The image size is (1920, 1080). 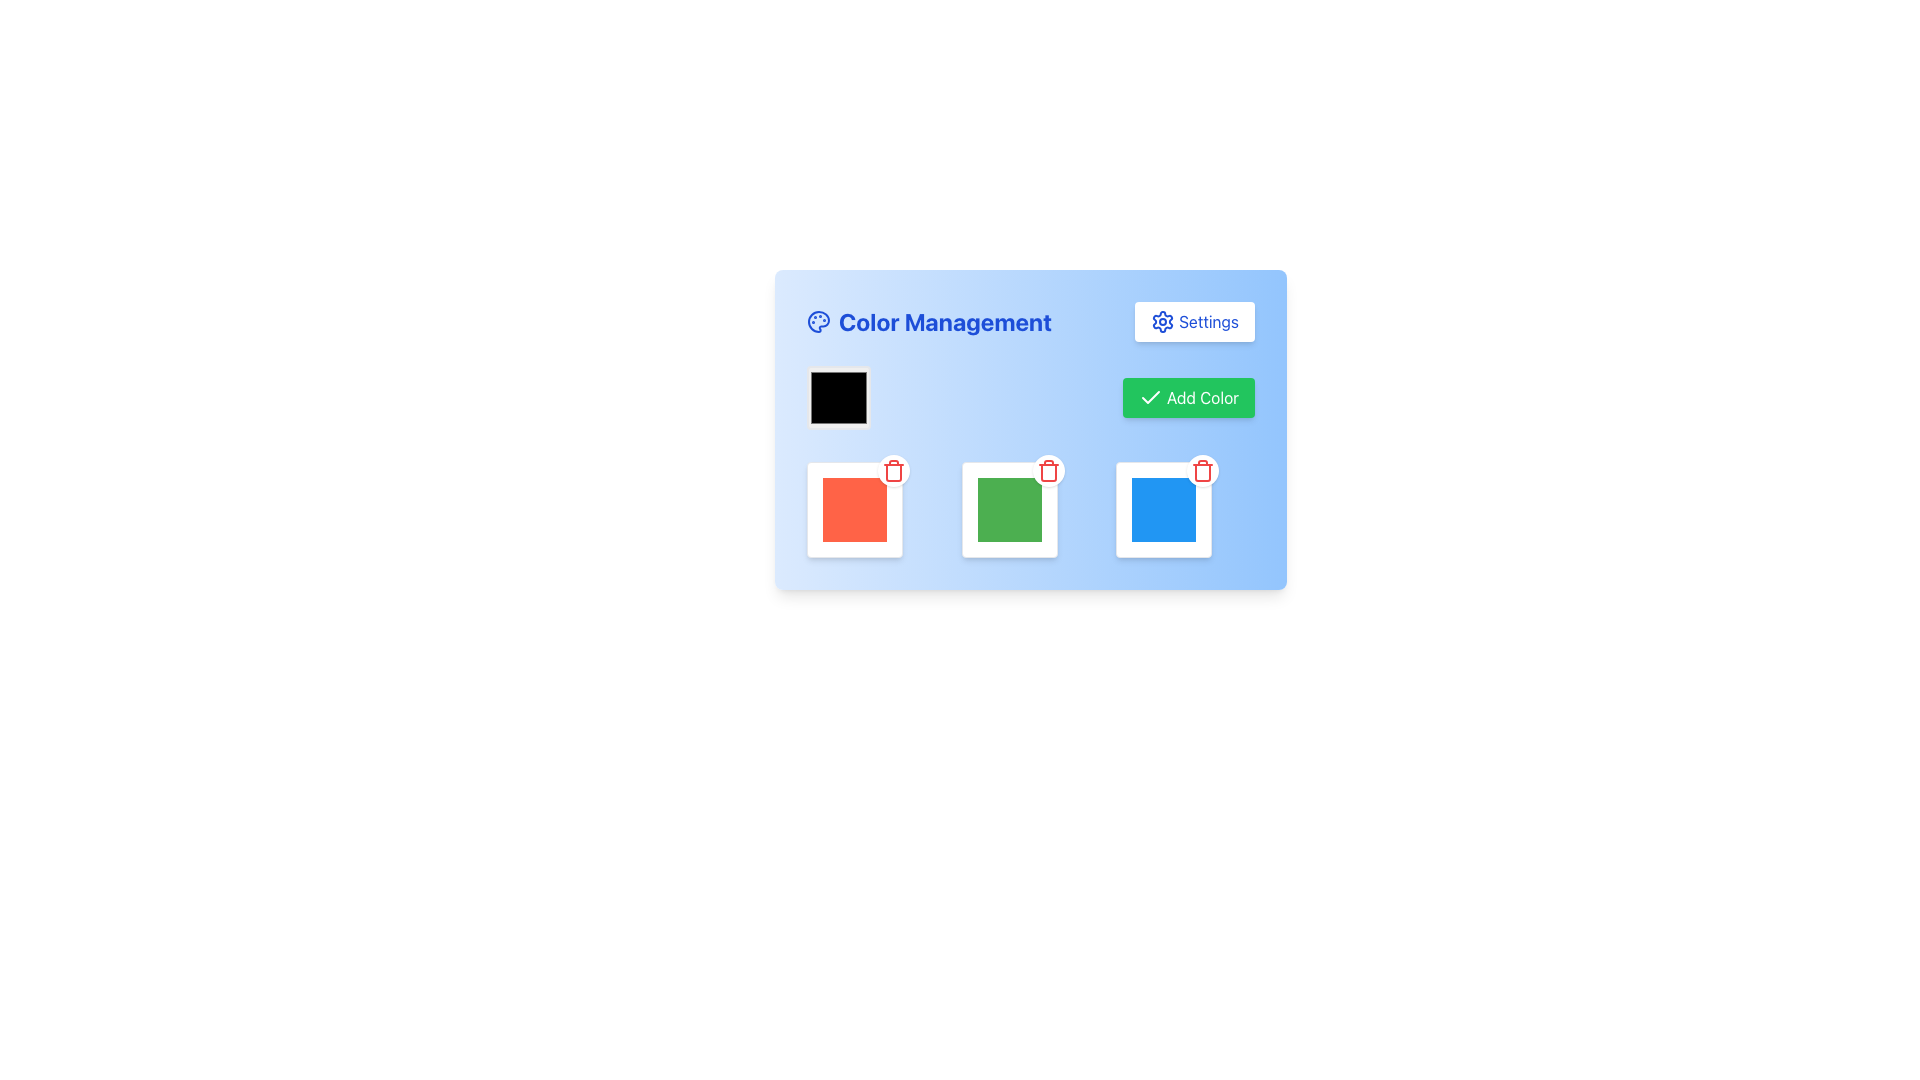 I want to click on the second color frame located below the 'Add Color' button, so click(x=1031, y=508).